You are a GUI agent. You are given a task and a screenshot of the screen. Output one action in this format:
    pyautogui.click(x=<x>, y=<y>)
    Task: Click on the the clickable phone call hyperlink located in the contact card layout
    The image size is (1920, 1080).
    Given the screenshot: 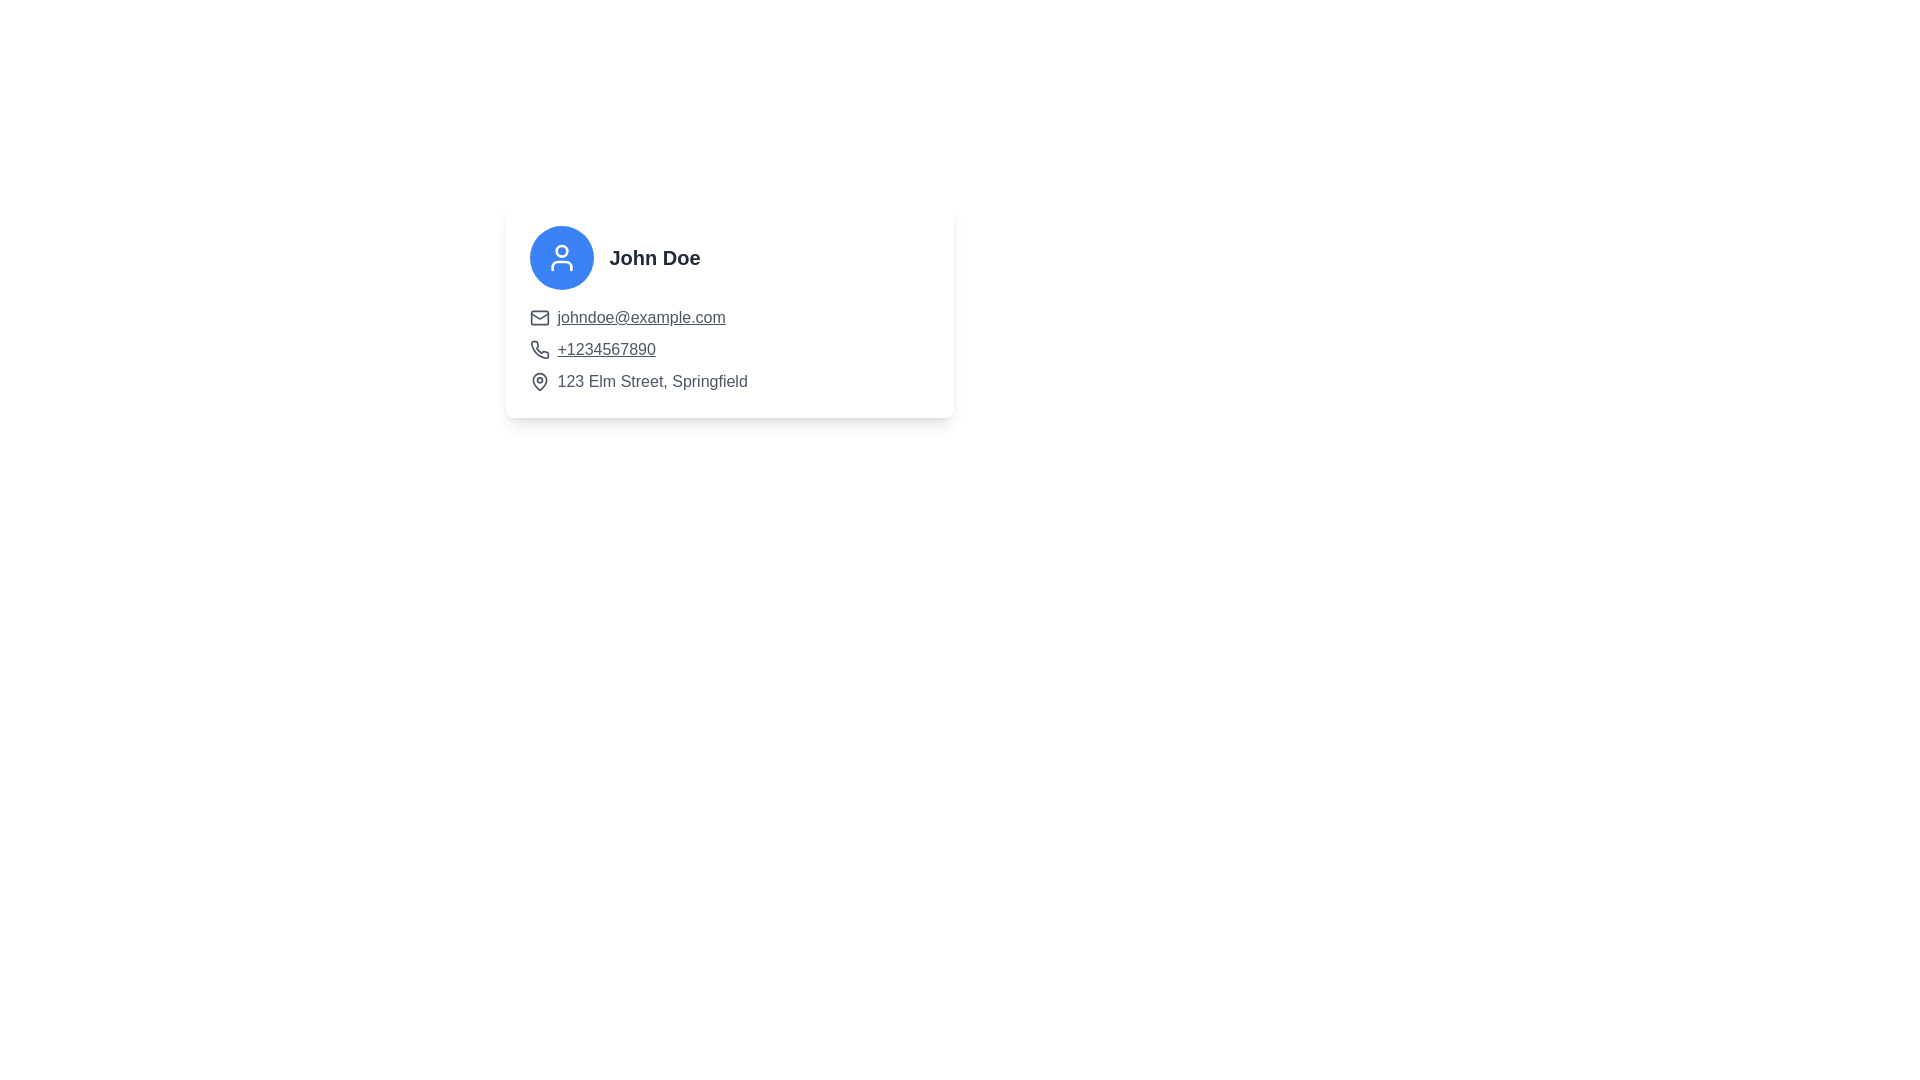 What is the action you would take?
    pyautogui.click(x=605, y=349)
    